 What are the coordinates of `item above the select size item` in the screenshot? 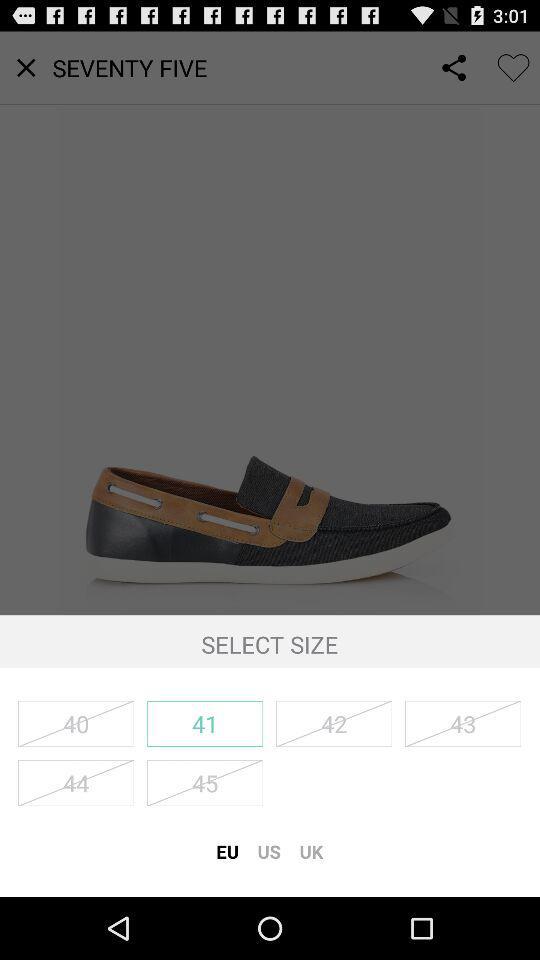 It's located at (270, 323).